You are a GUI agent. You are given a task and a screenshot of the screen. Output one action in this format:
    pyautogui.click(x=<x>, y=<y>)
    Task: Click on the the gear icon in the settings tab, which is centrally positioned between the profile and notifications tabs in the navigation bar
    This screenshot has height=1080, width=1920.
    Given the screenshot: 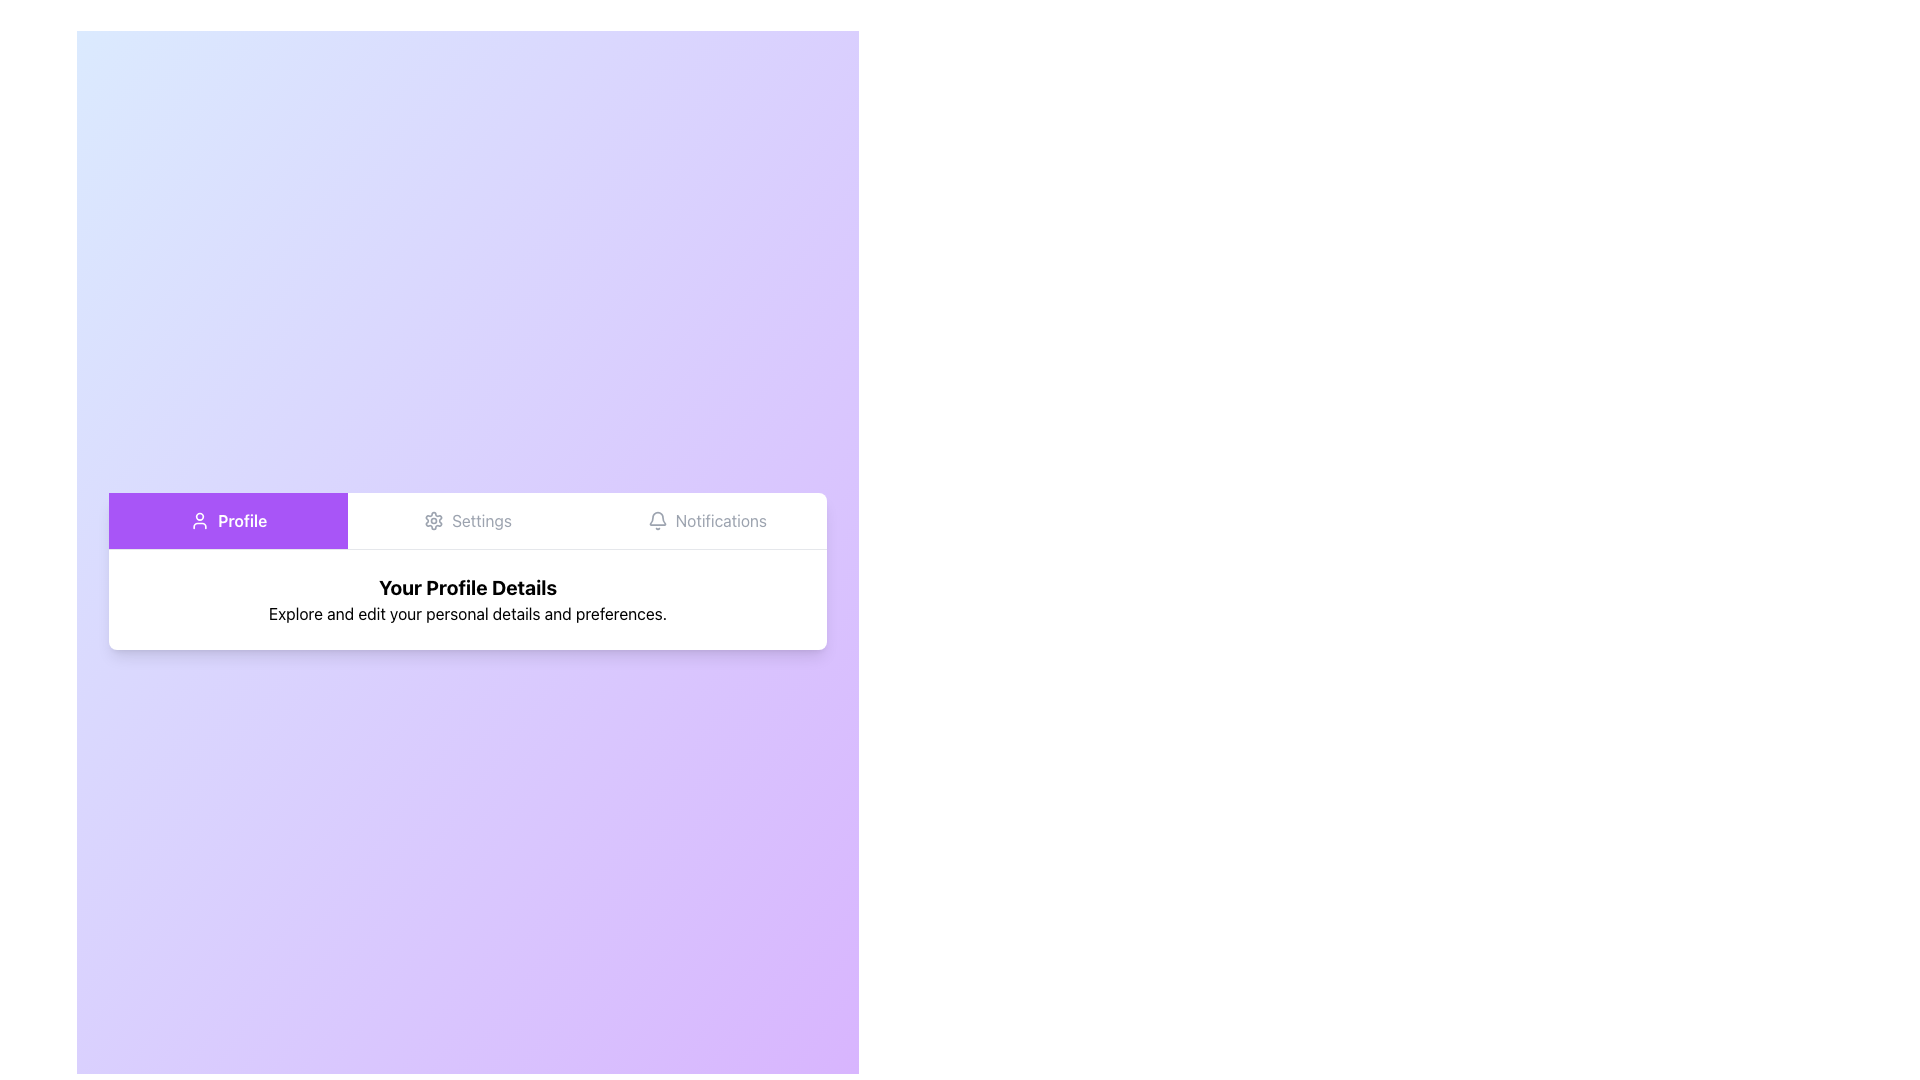 What is the action you would take?
    pyautogui.click(x=433, y=519)
    